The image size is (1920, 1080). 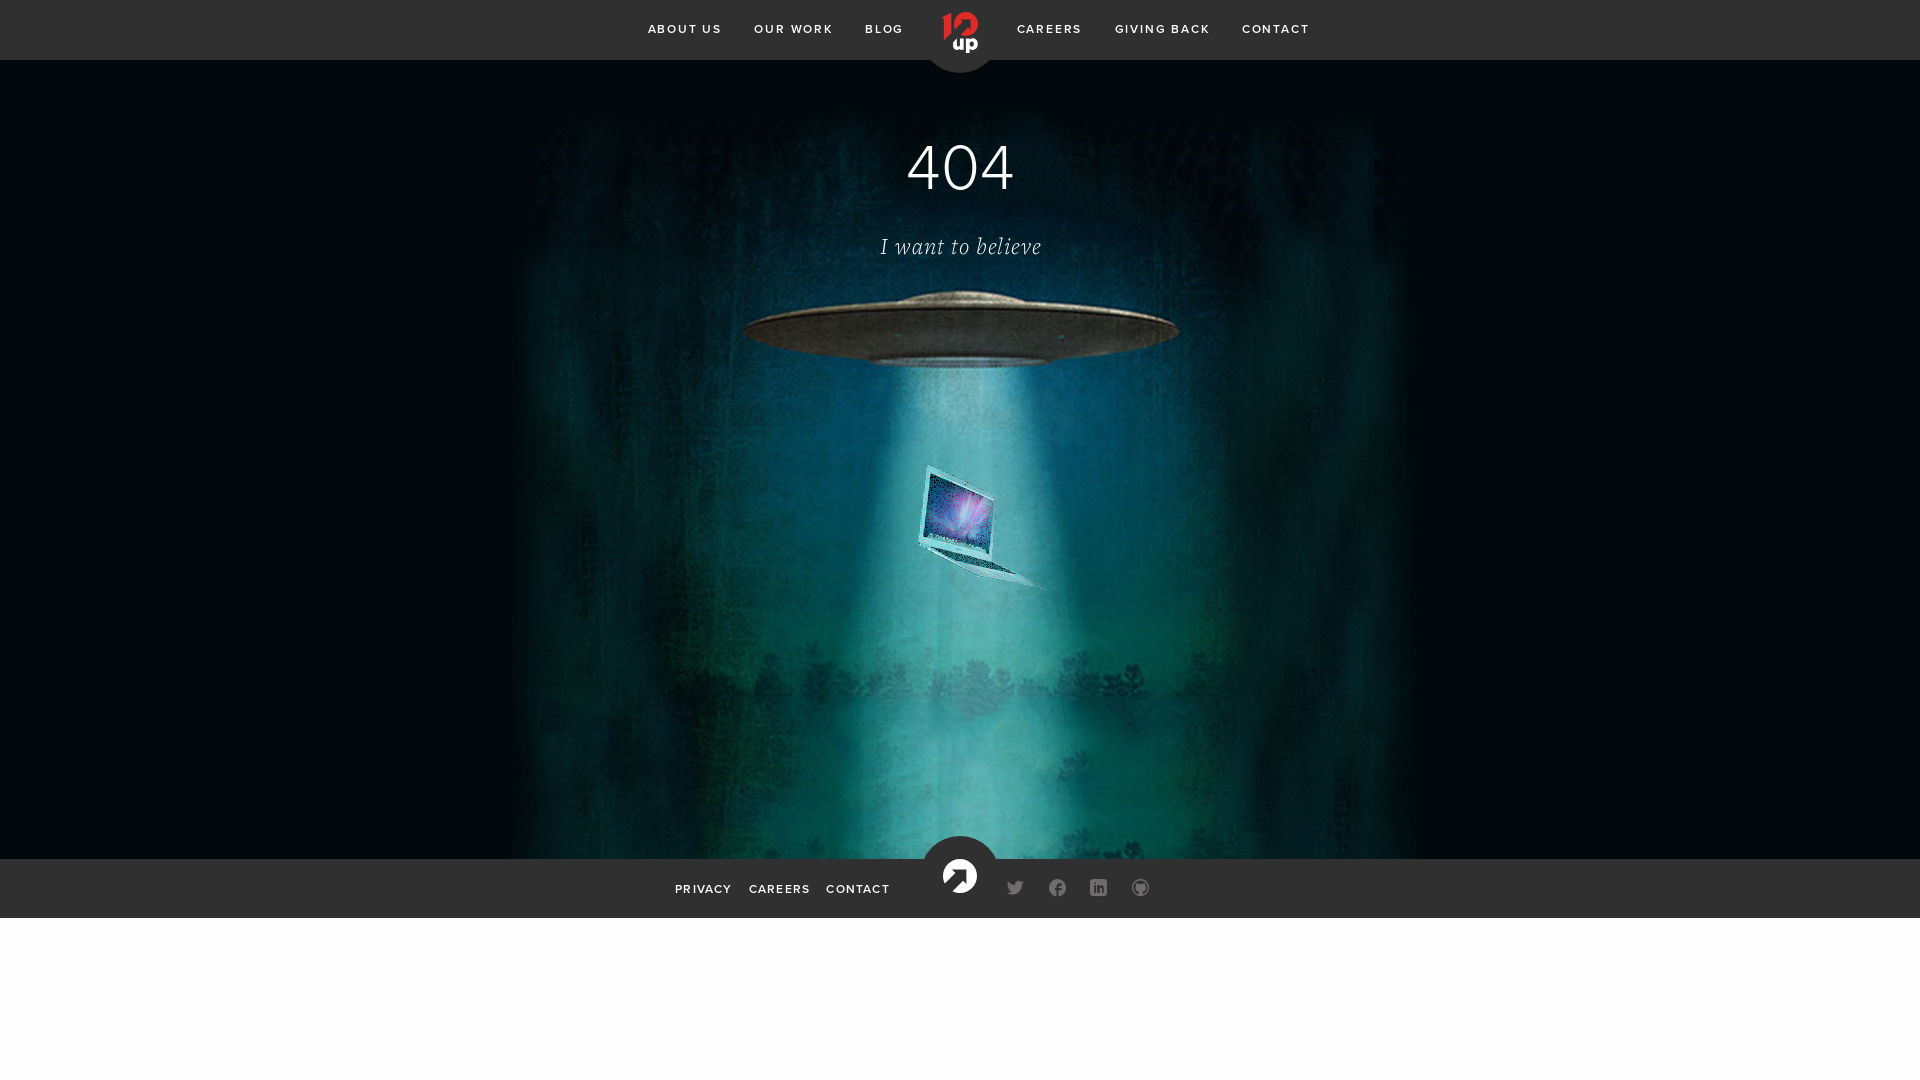 I want to click on 'TWITTER: @10UP', so click(x=998, y=889).